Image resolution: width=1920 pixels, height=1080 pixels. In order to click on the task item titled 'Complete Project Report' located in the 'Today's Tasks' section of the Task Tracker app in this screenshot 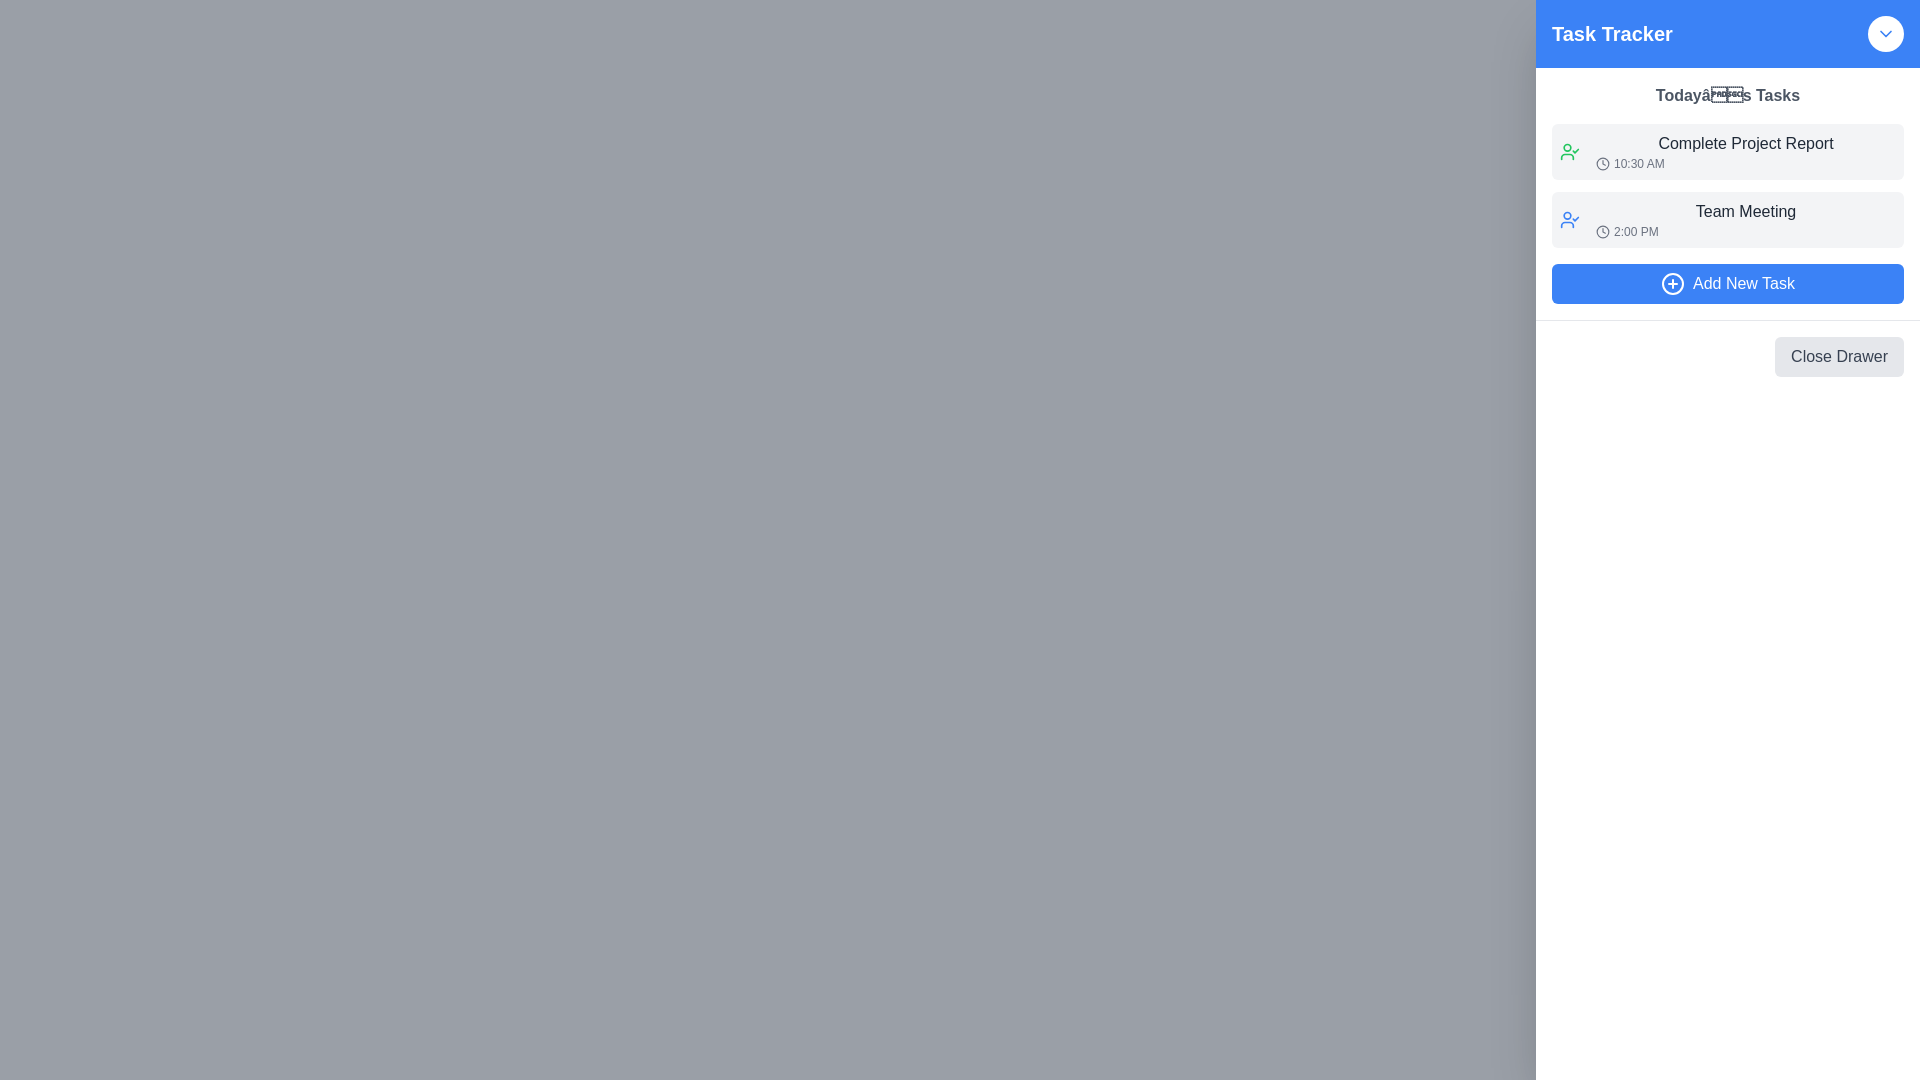, I will do `click(1745, 150)`.